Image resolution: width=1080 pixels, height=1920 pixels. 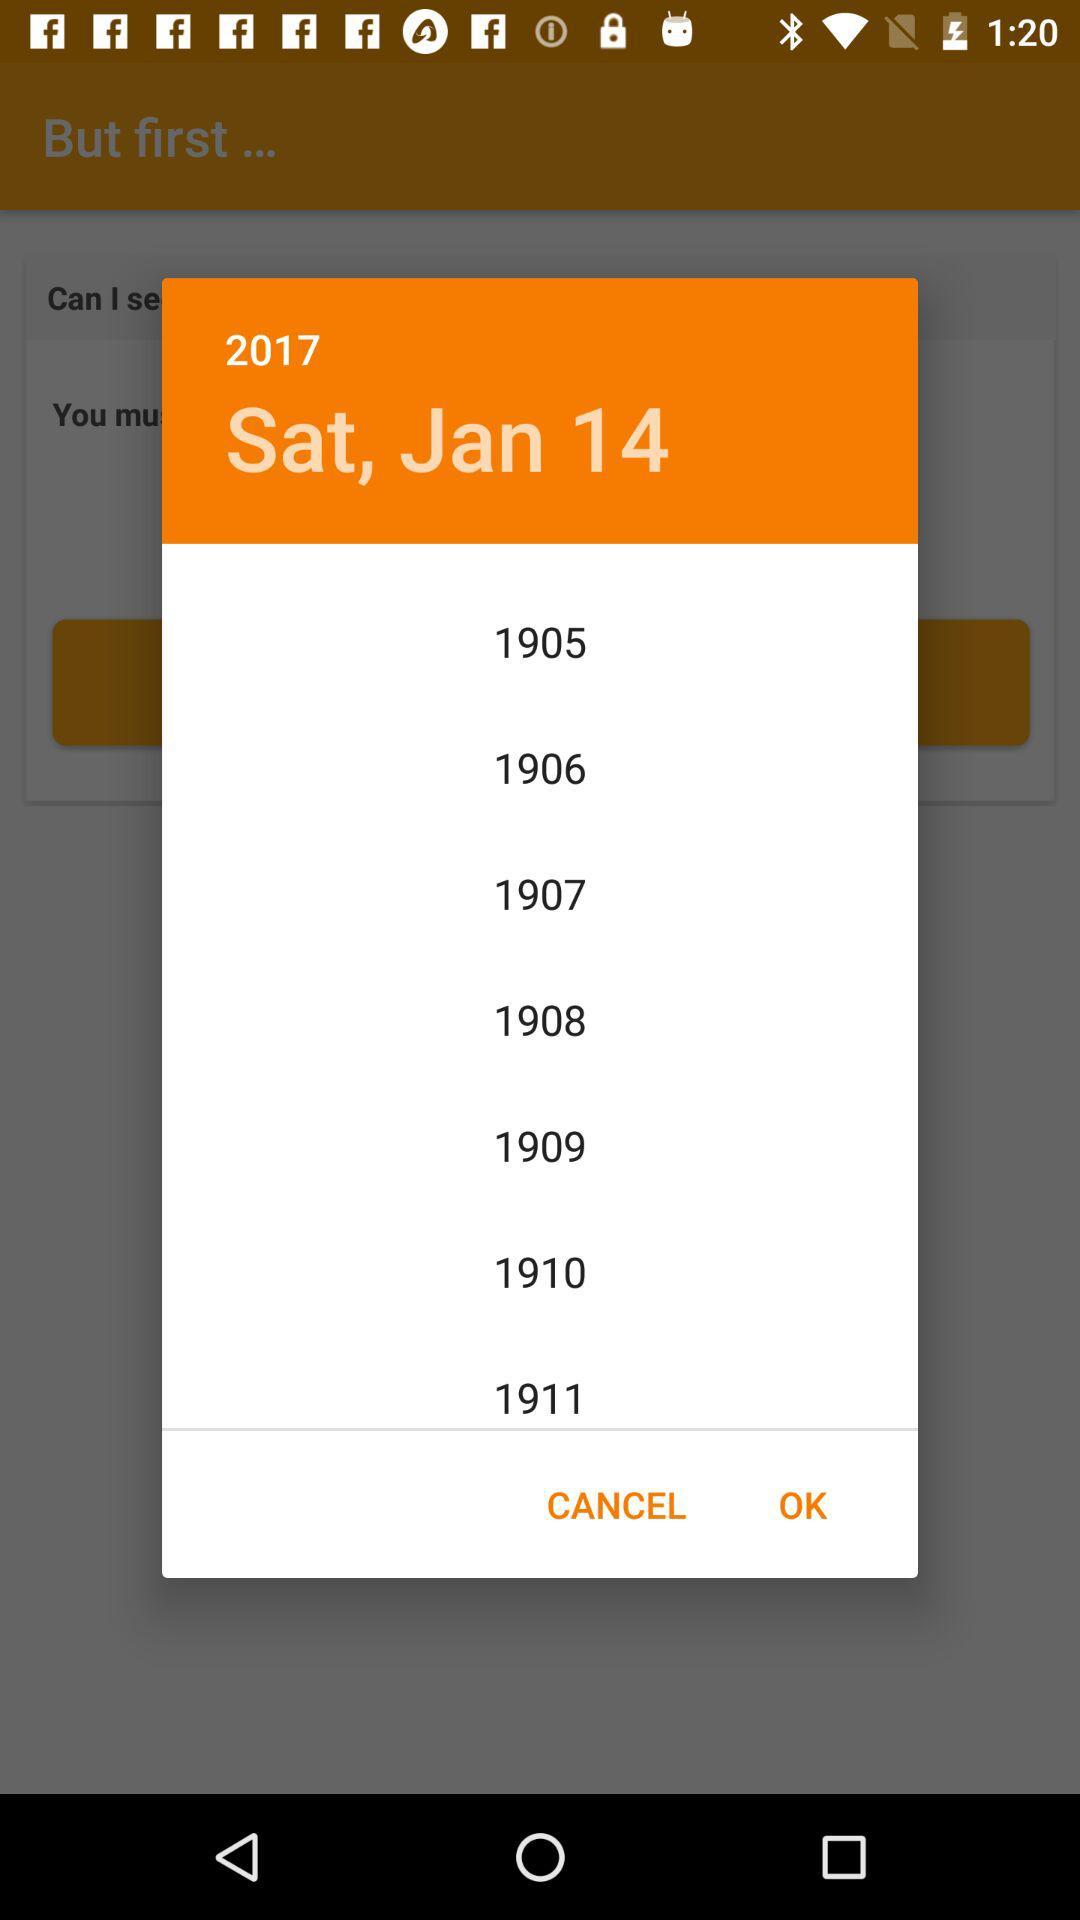 What do you see at coordinates (615, 1504) in the screenshot?
I see `the cancel` at bounding box center [615, 1504].